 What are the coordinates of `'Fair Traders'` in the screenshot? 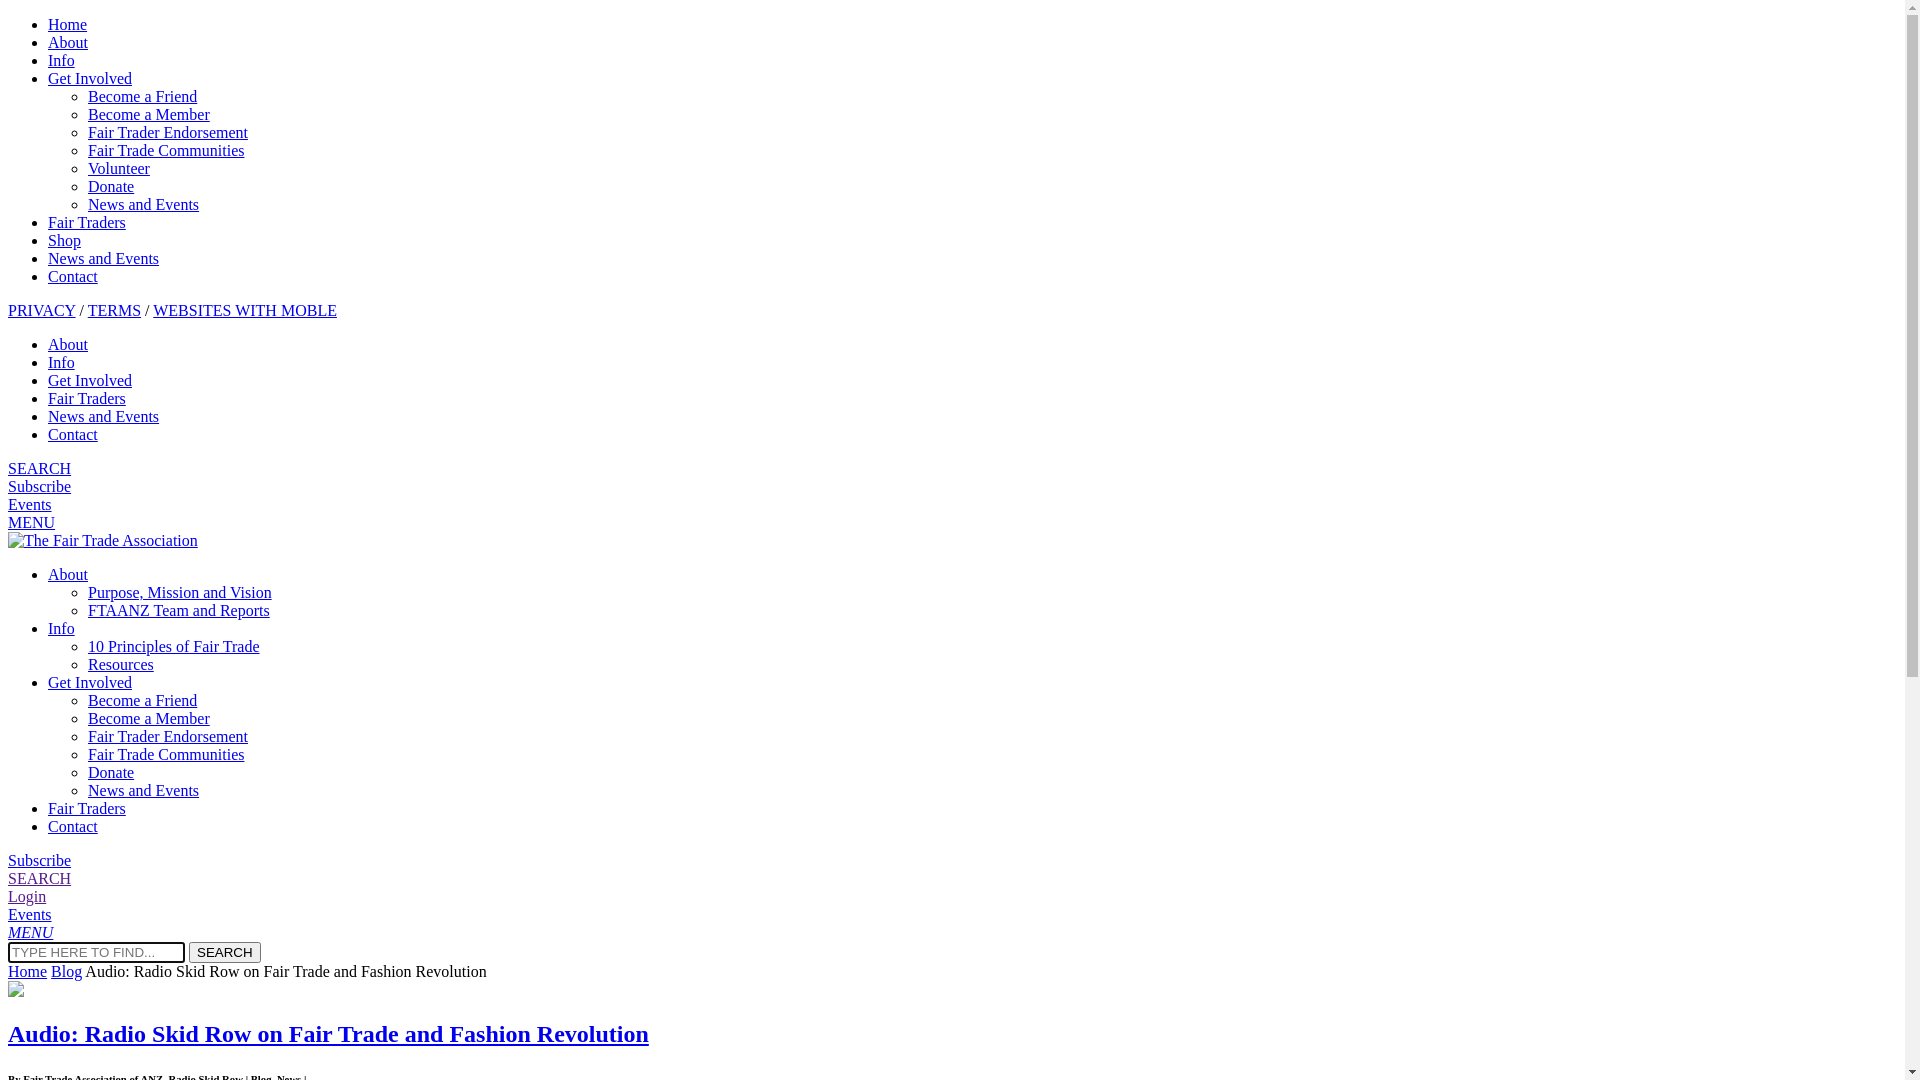 It's located at (48, 222).